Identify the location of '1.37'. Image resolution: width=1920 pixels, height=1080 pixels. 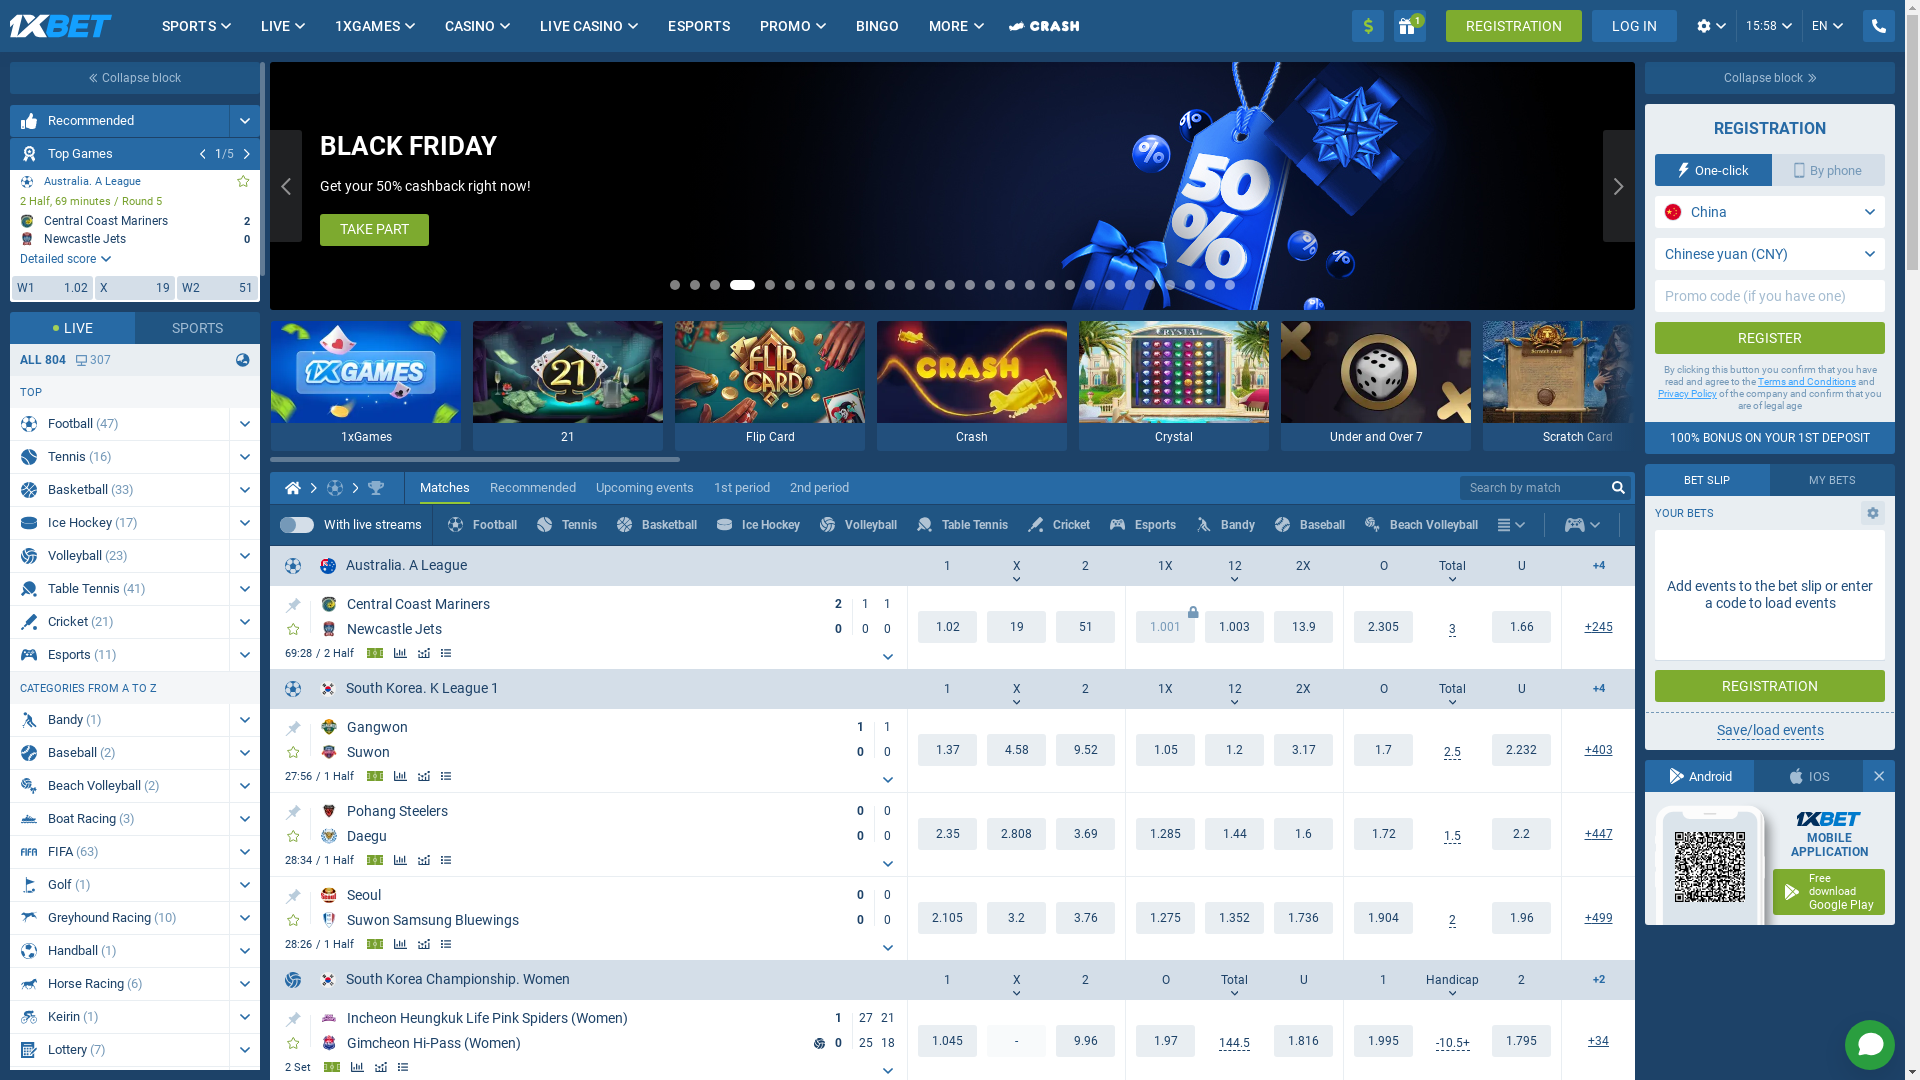
(946, 749).